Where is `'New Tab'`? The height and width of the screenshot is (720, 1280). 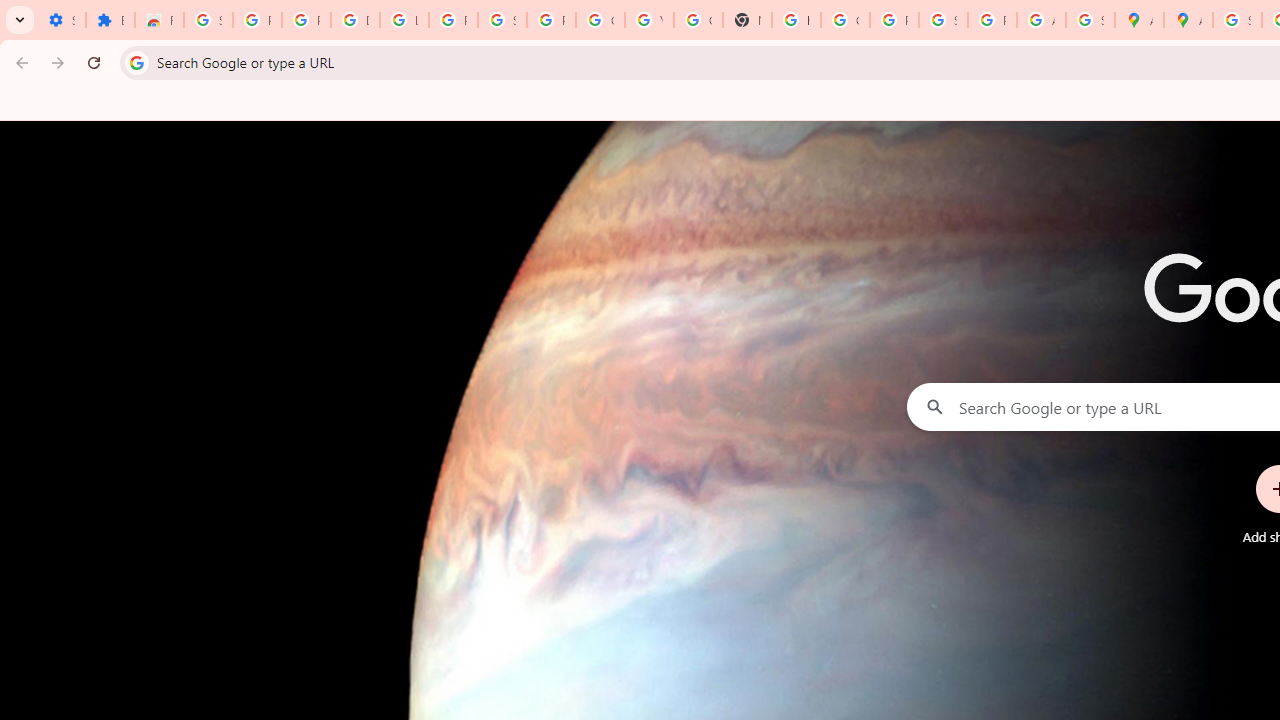
'New Tab' is located at coordinates (746, 20).